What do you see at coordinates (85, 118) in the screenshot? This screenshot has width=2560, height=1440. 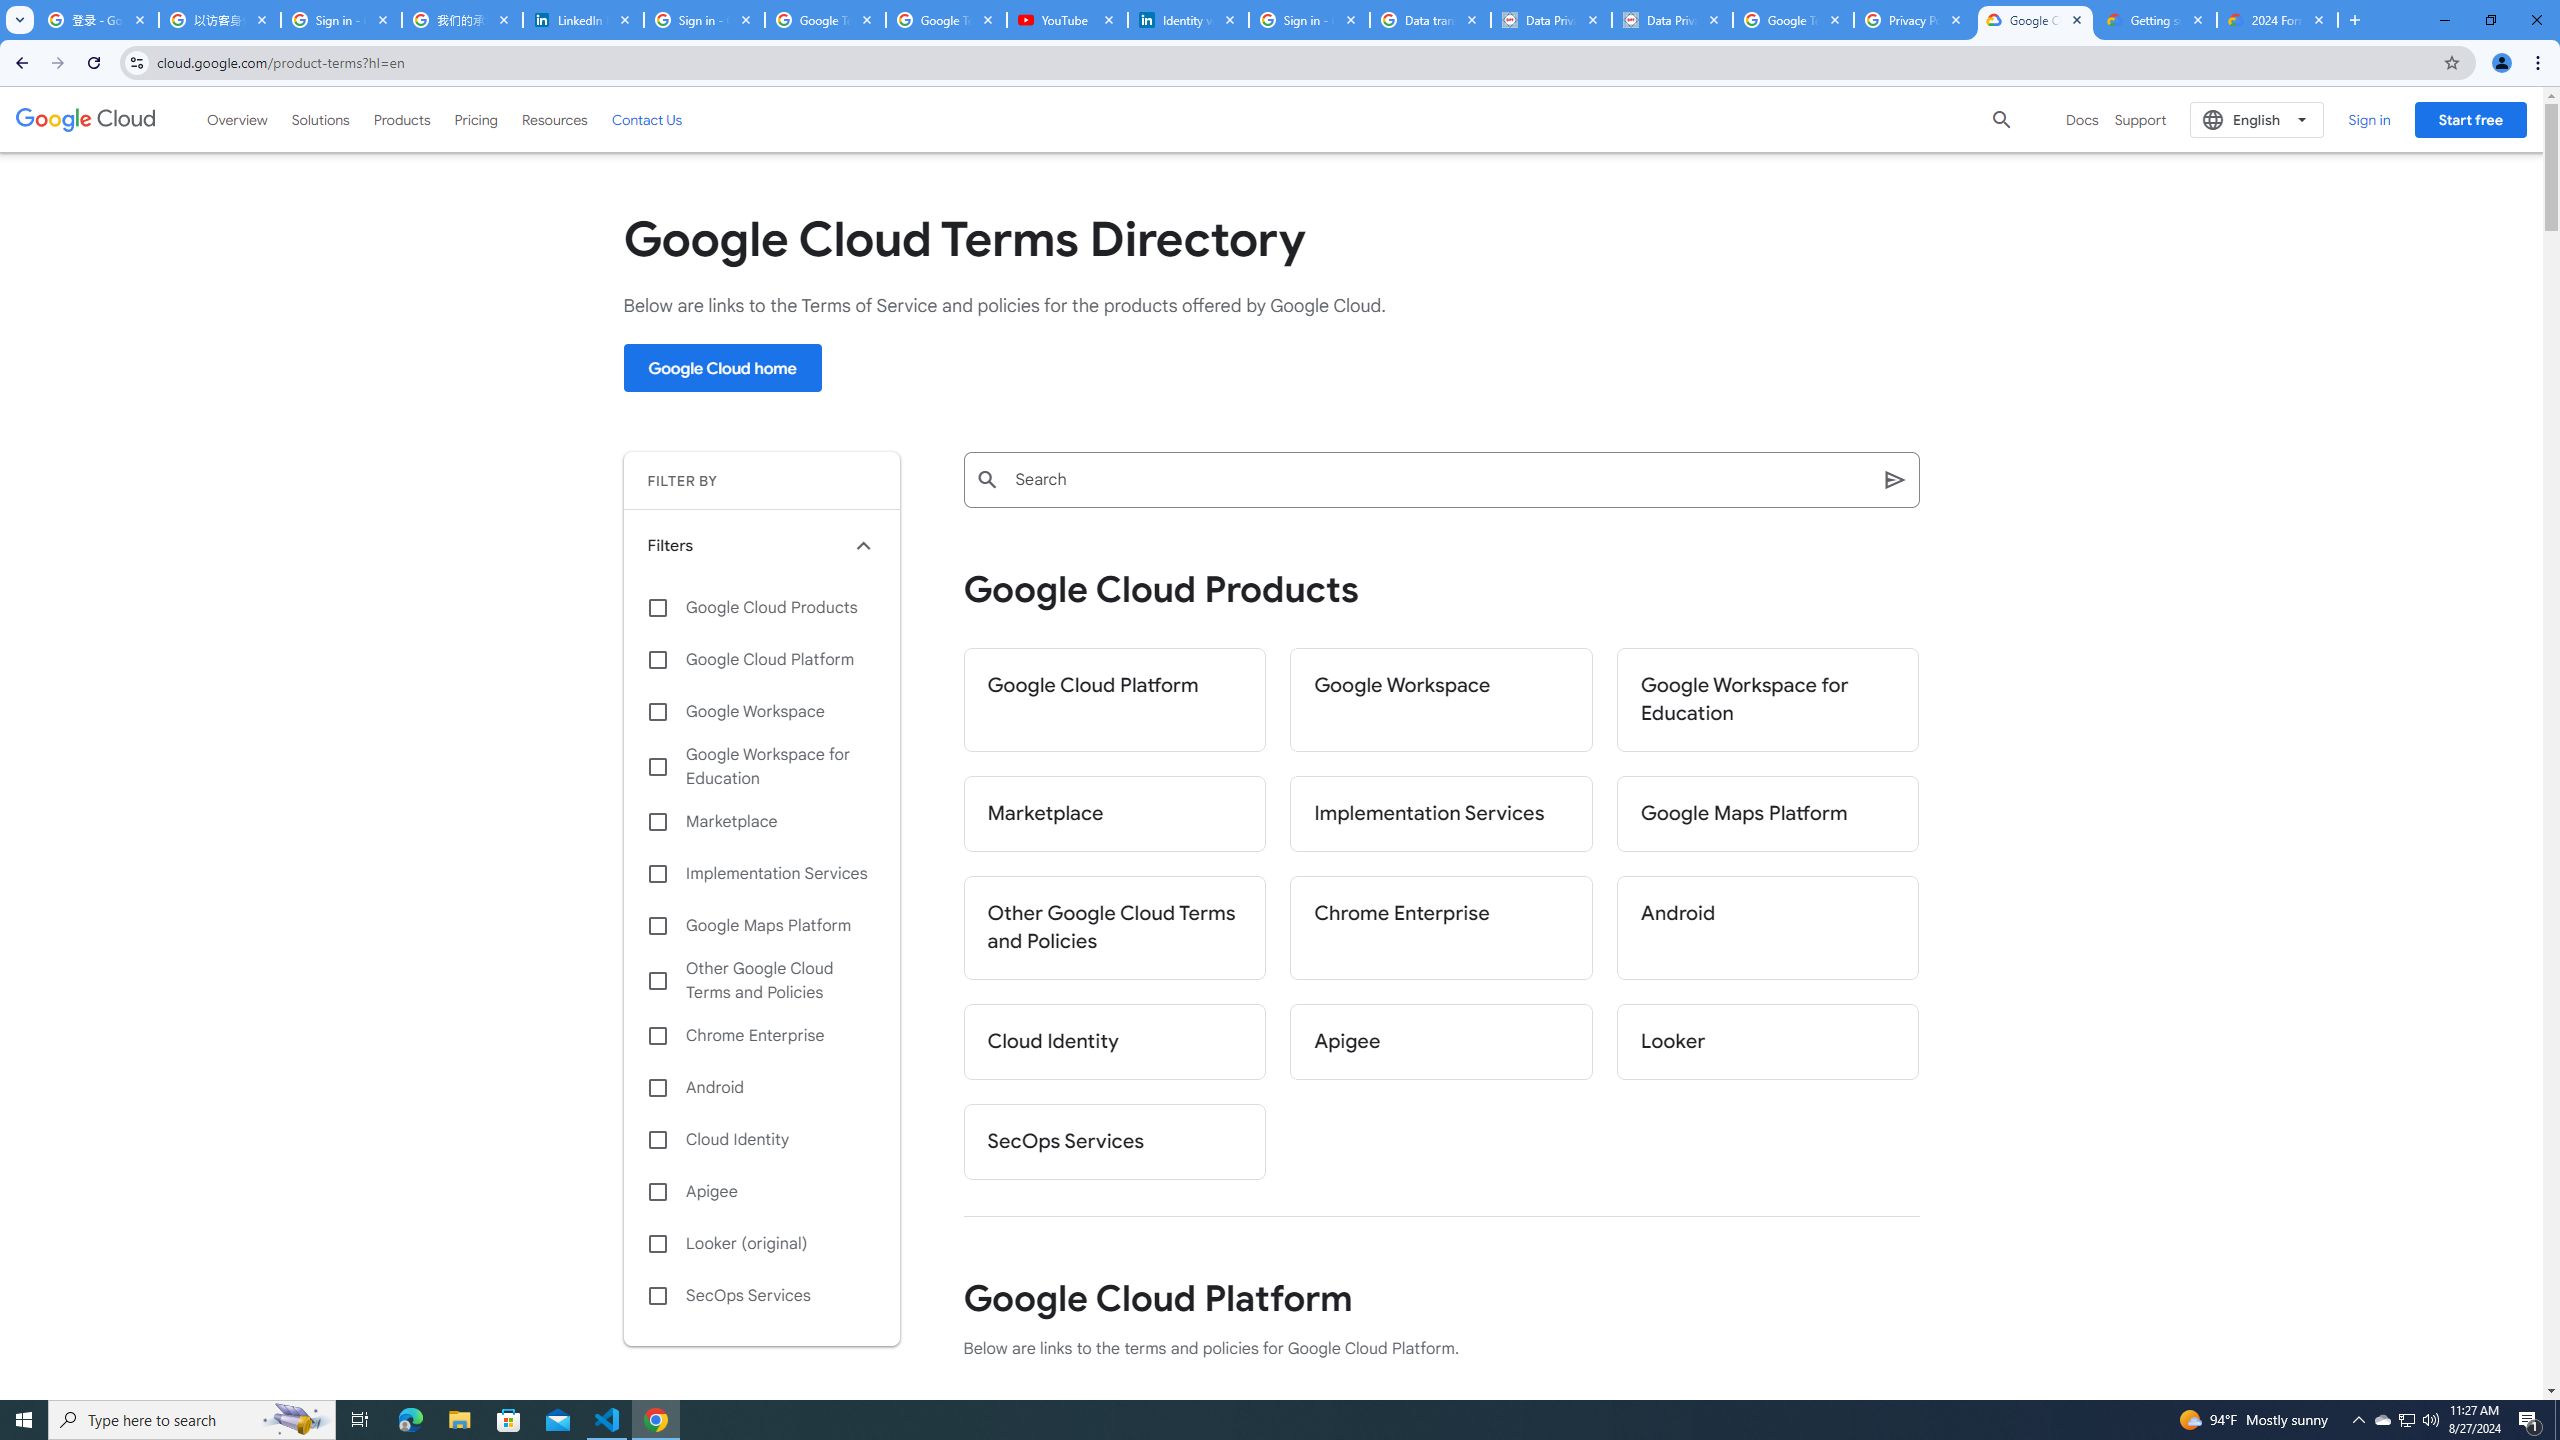 I see `'Google Cloud'` at bounding box center [85, 118].